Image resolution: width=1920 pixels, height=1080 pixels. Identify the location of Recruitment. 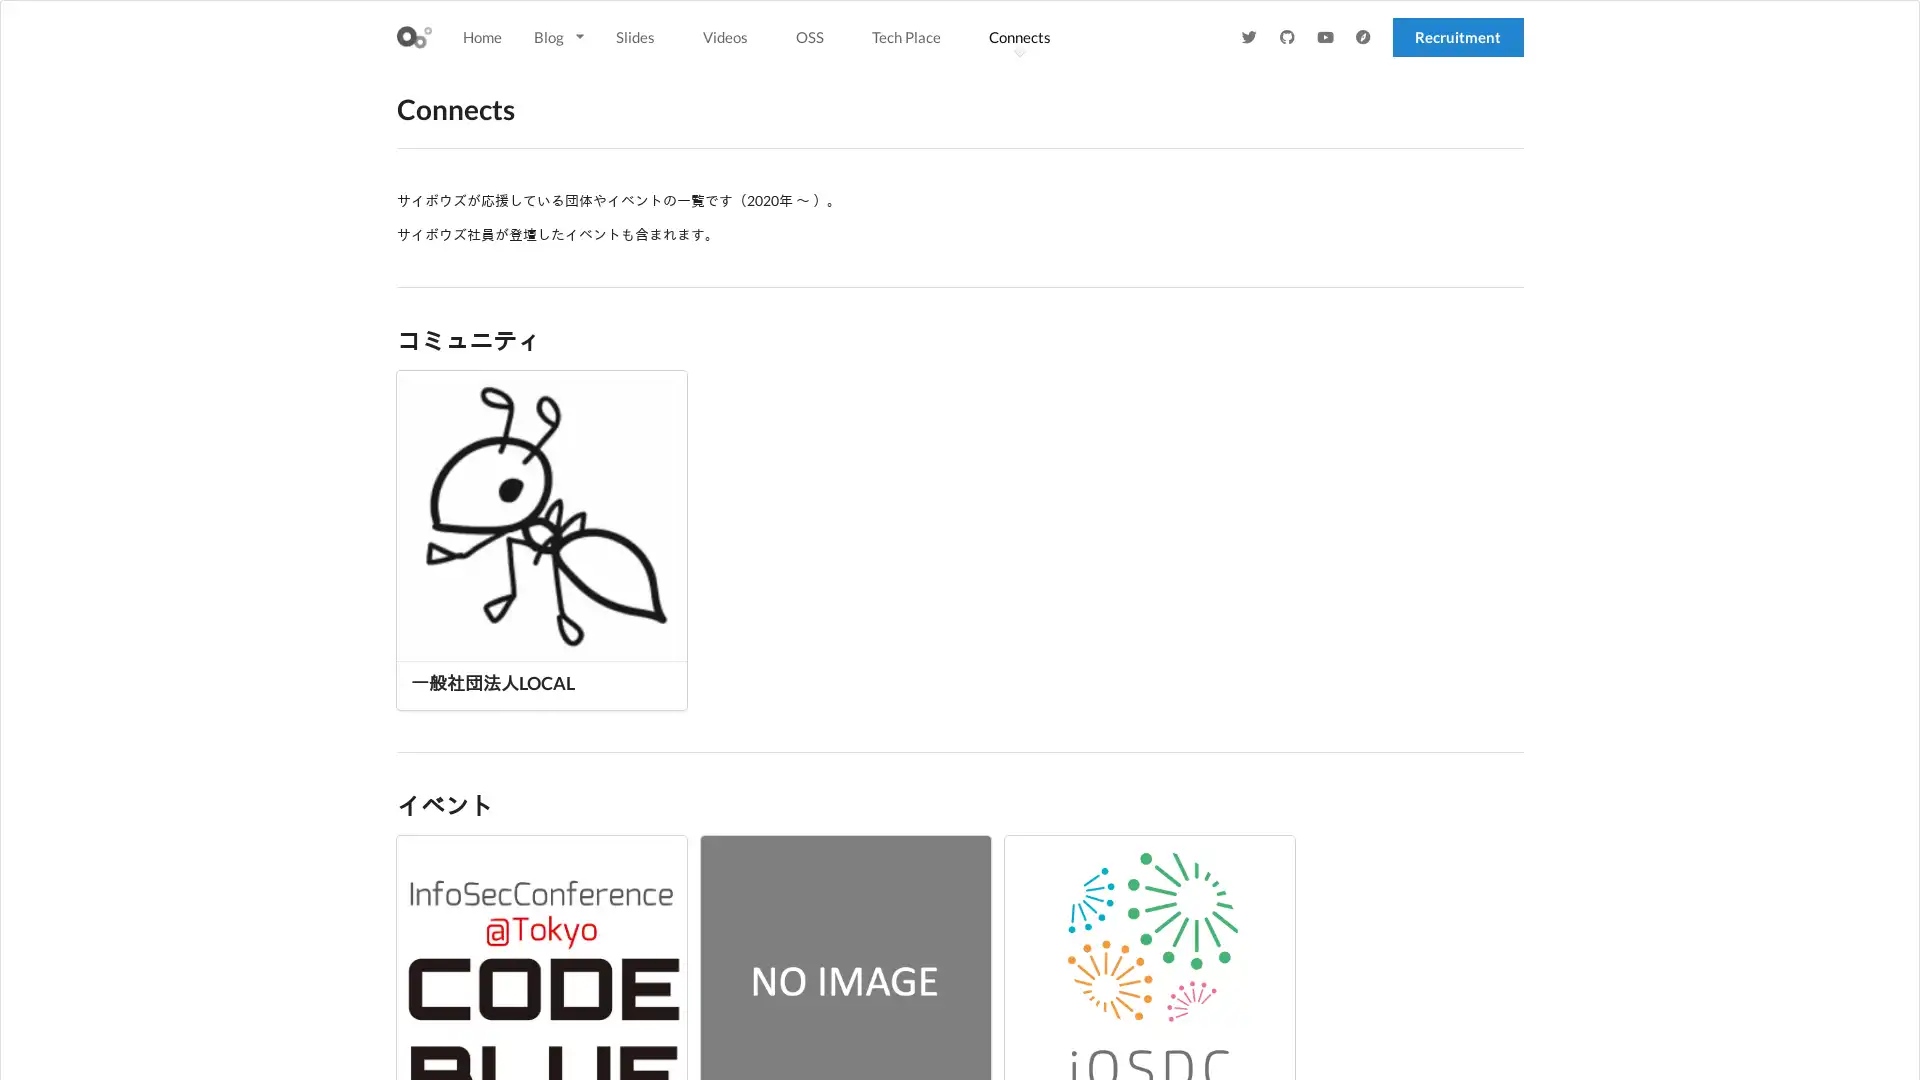
(1457, 37).